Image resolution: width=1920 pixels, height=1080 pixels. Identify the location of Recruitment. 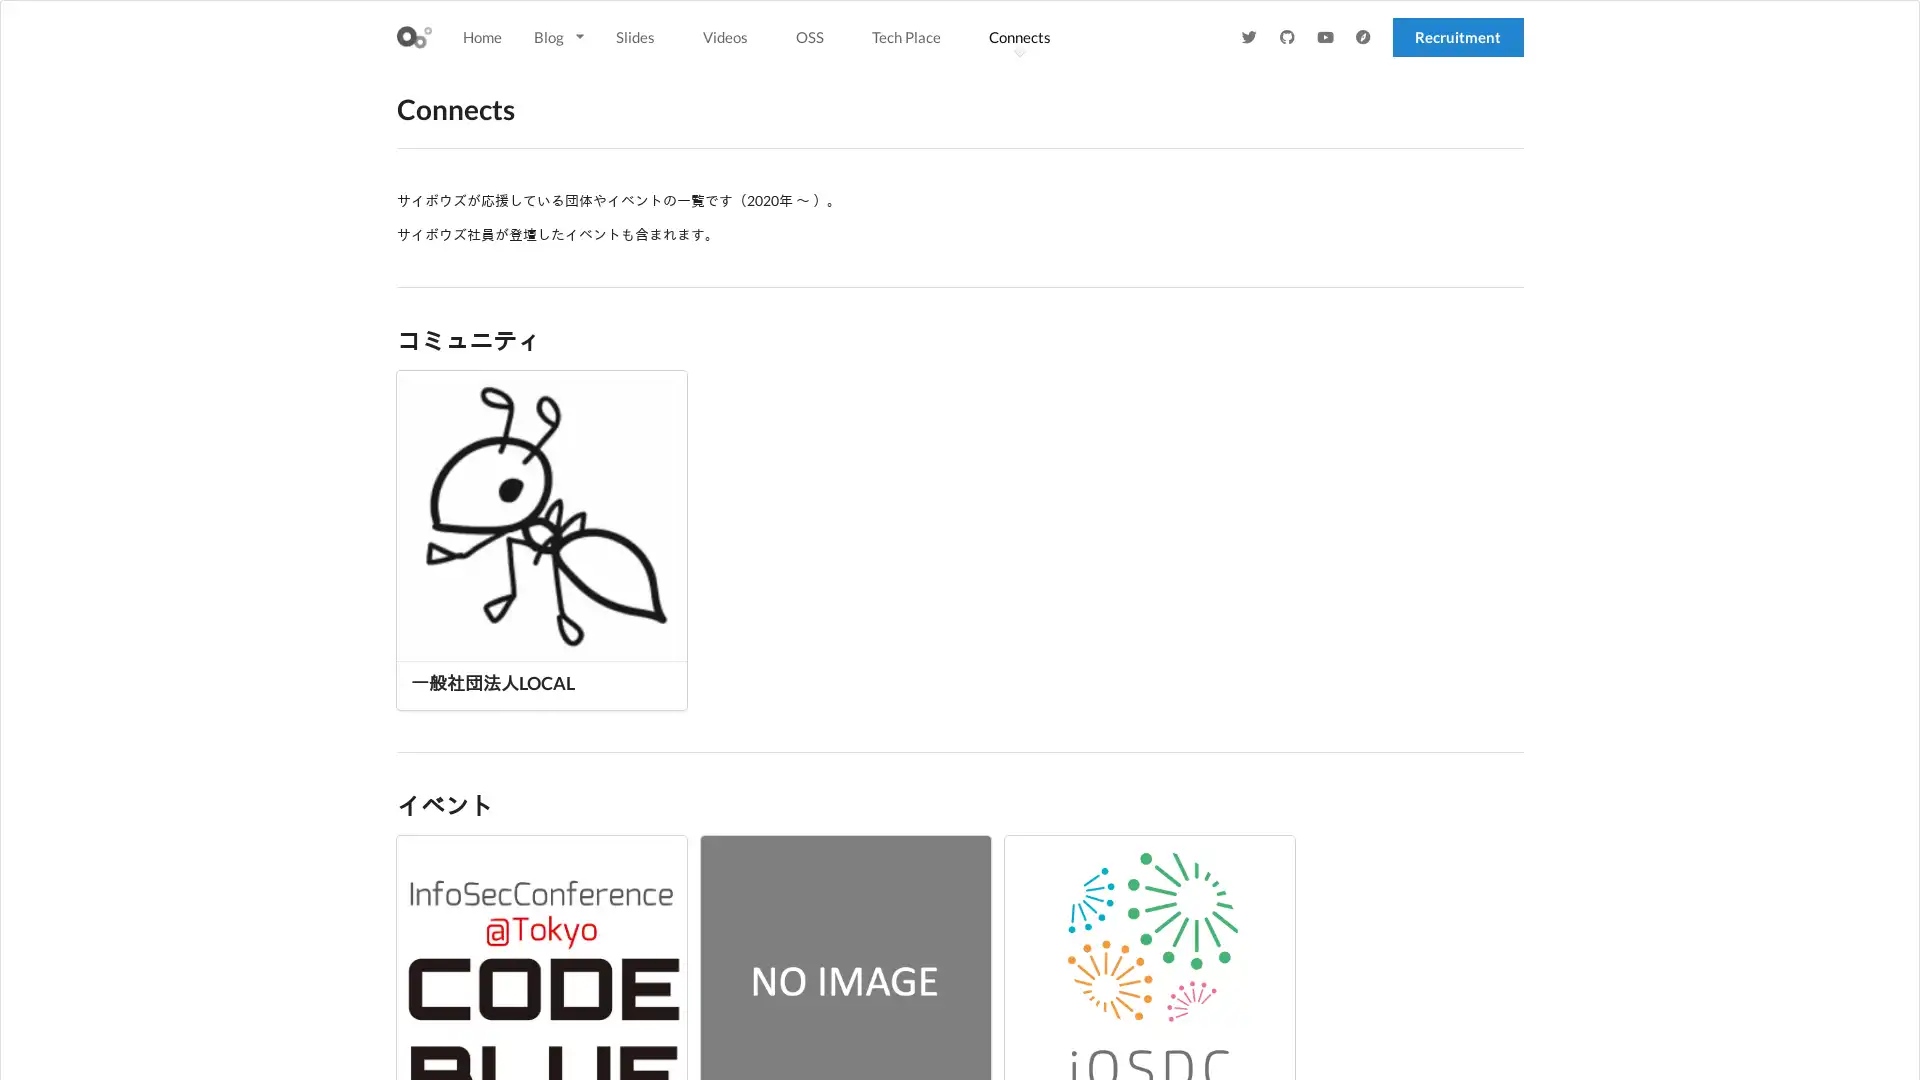
(1457, 37).